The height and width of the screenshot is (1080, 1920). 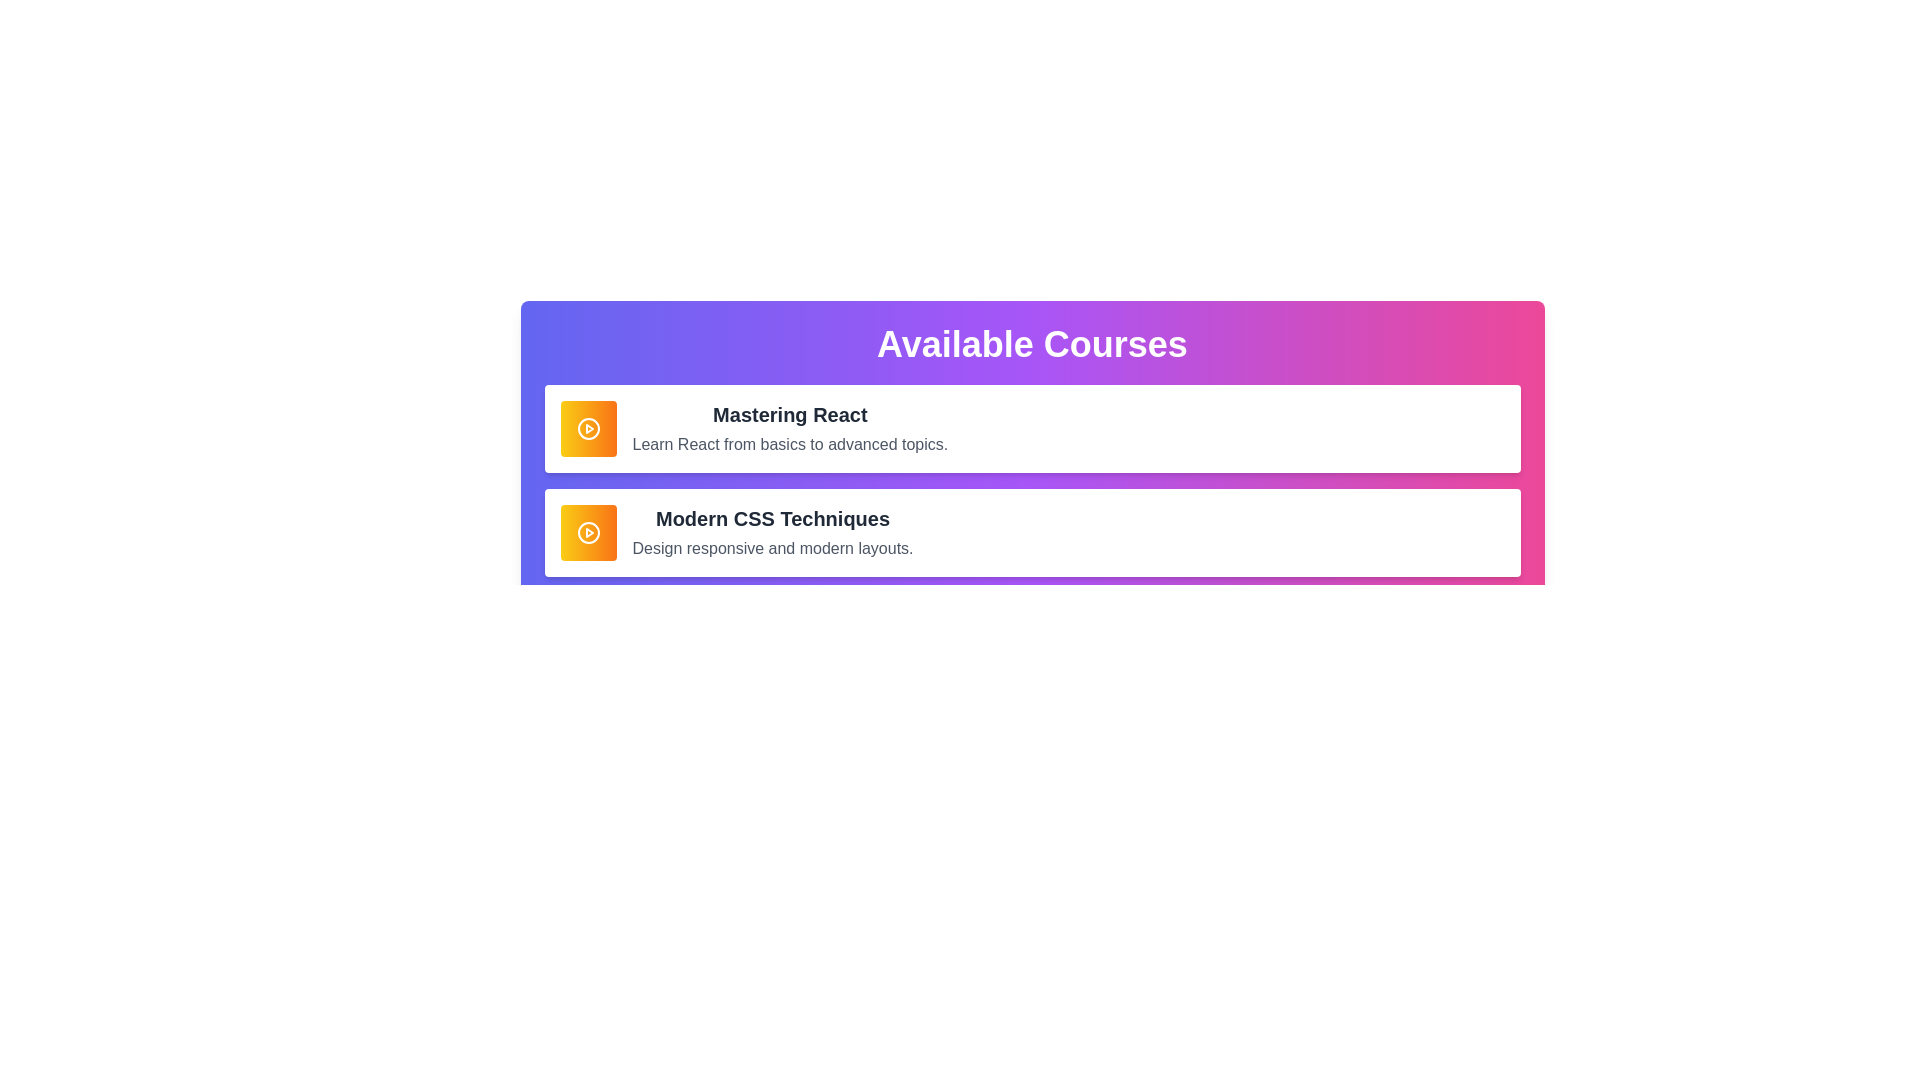 I want to click on the play icon button, which is a rounded square with a gradient background from yellow to orange, located to the left of the course title 'Mastering React', so click(x=587, y=427).